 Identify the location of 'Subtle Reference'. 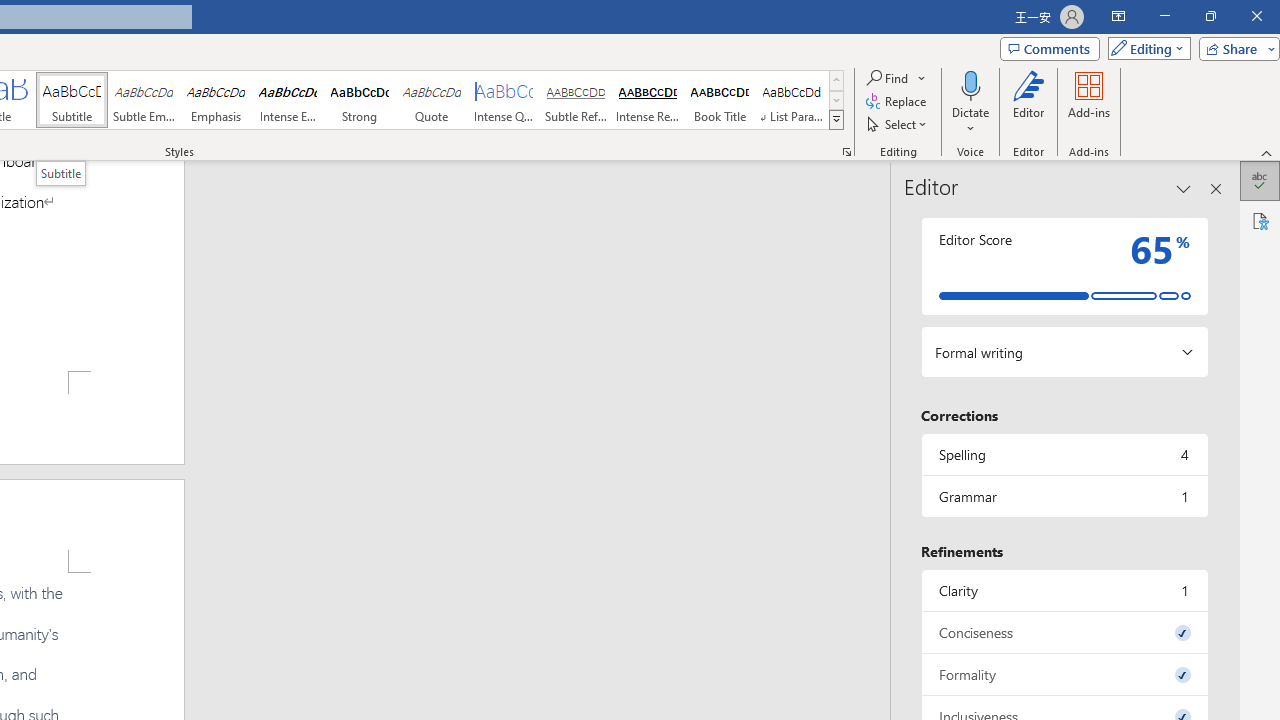
(575, 100).